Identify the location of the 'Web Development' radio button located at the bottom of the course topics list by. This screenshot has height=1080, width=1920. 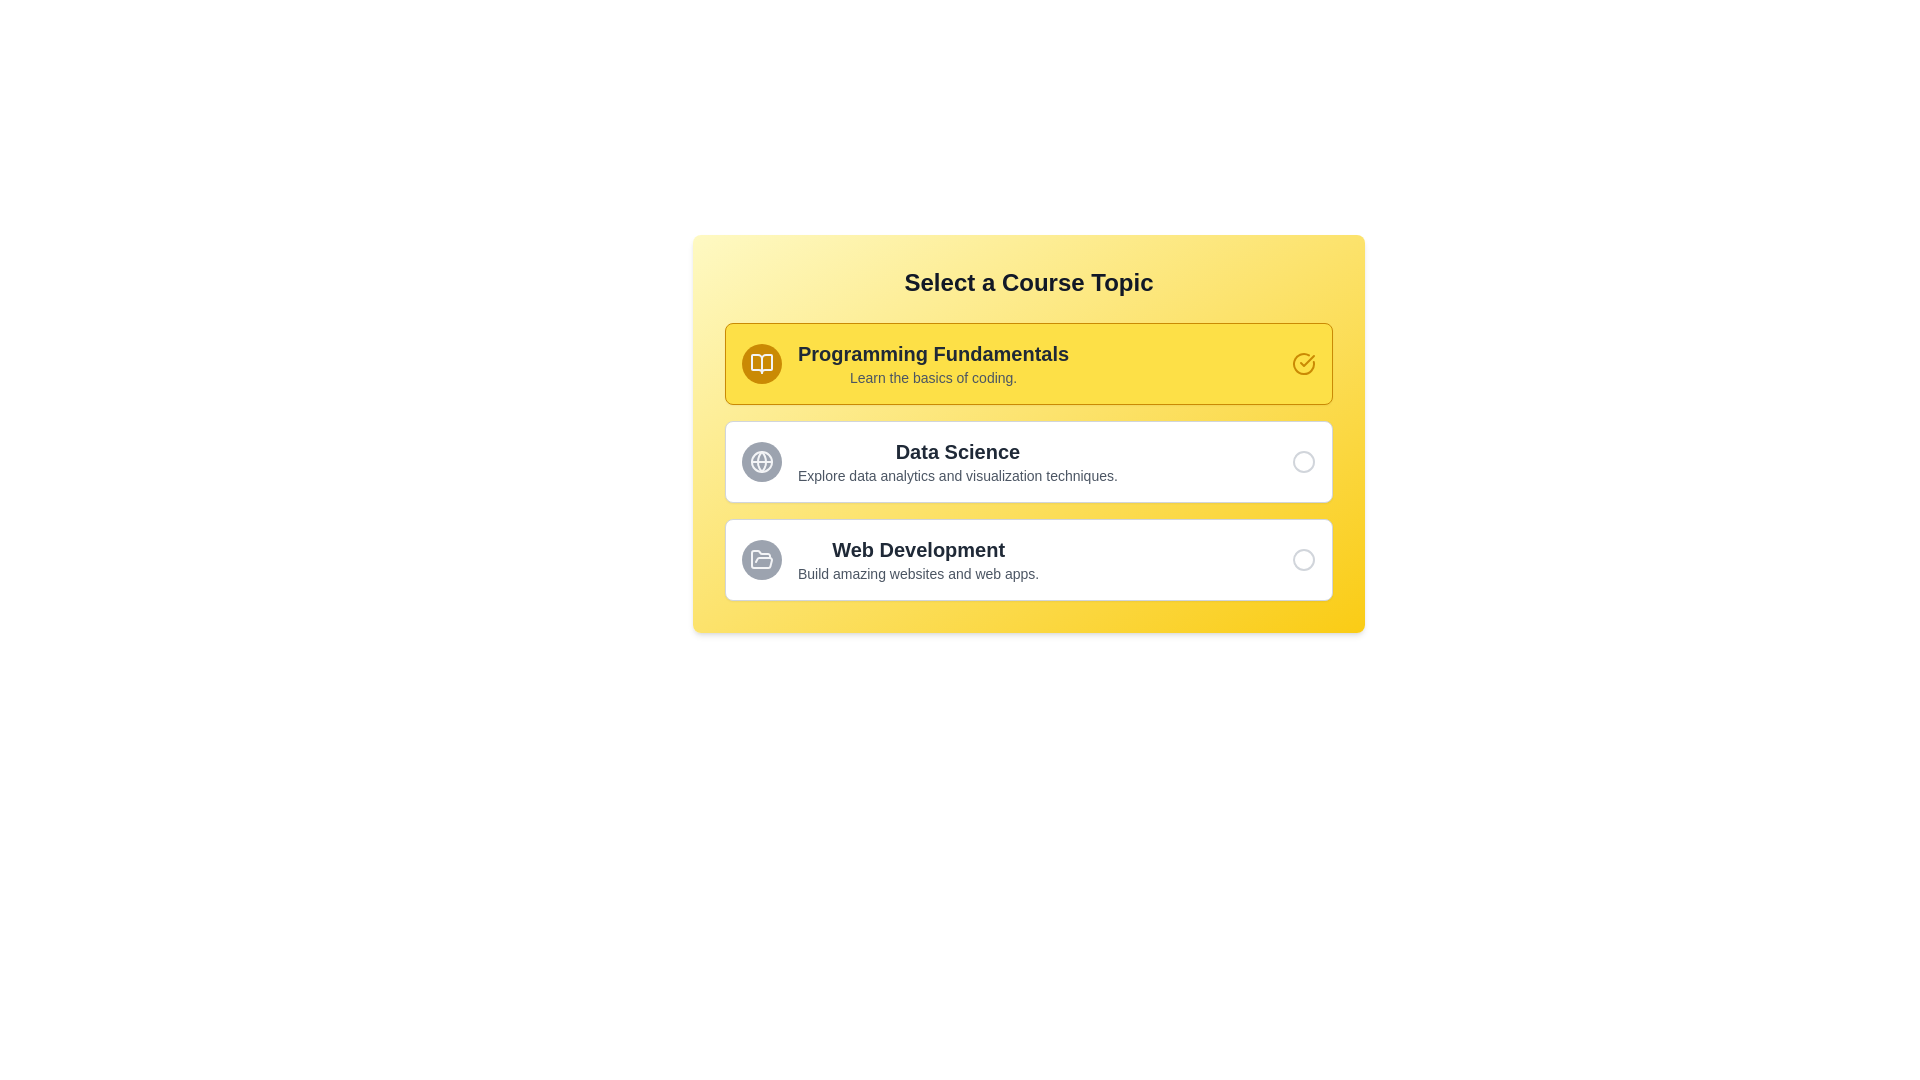
(1304, 559).